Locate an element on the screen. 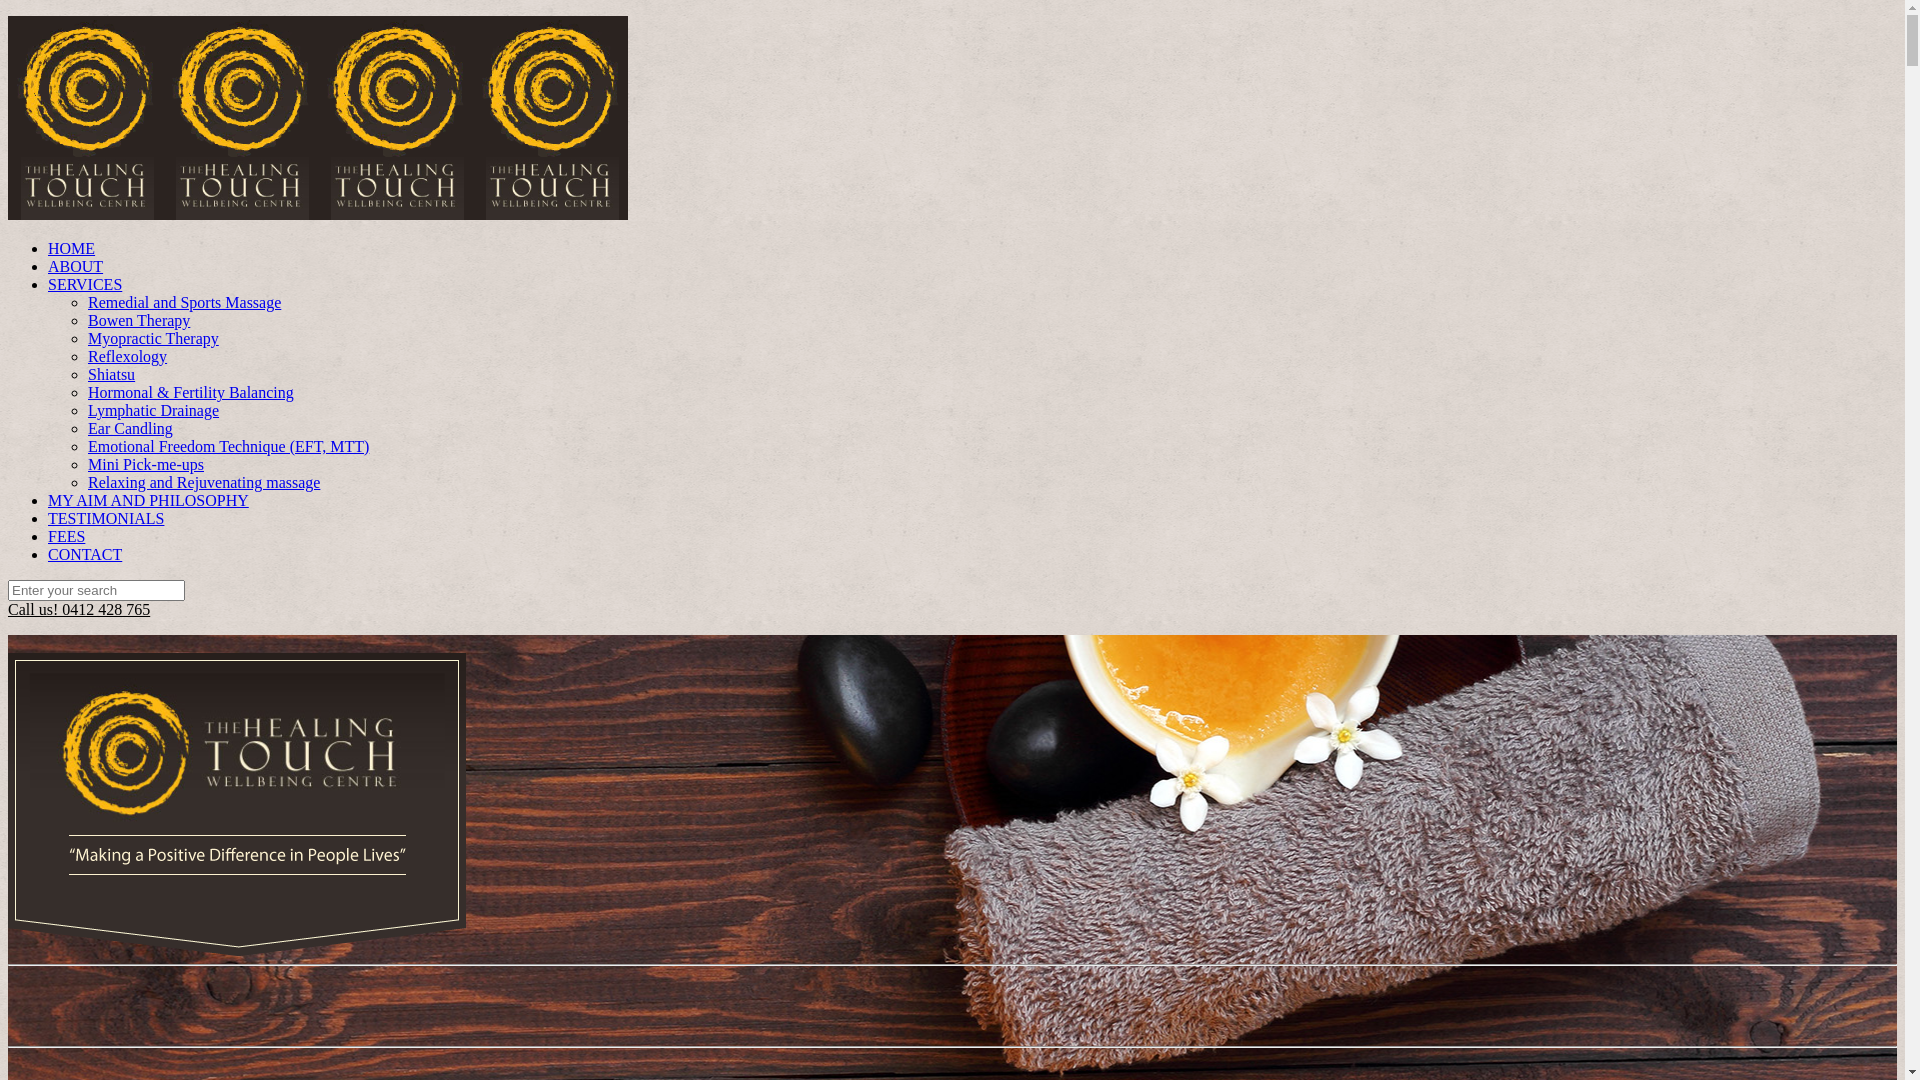  'Bowen Therapy' is located at coordinates (138, 319).